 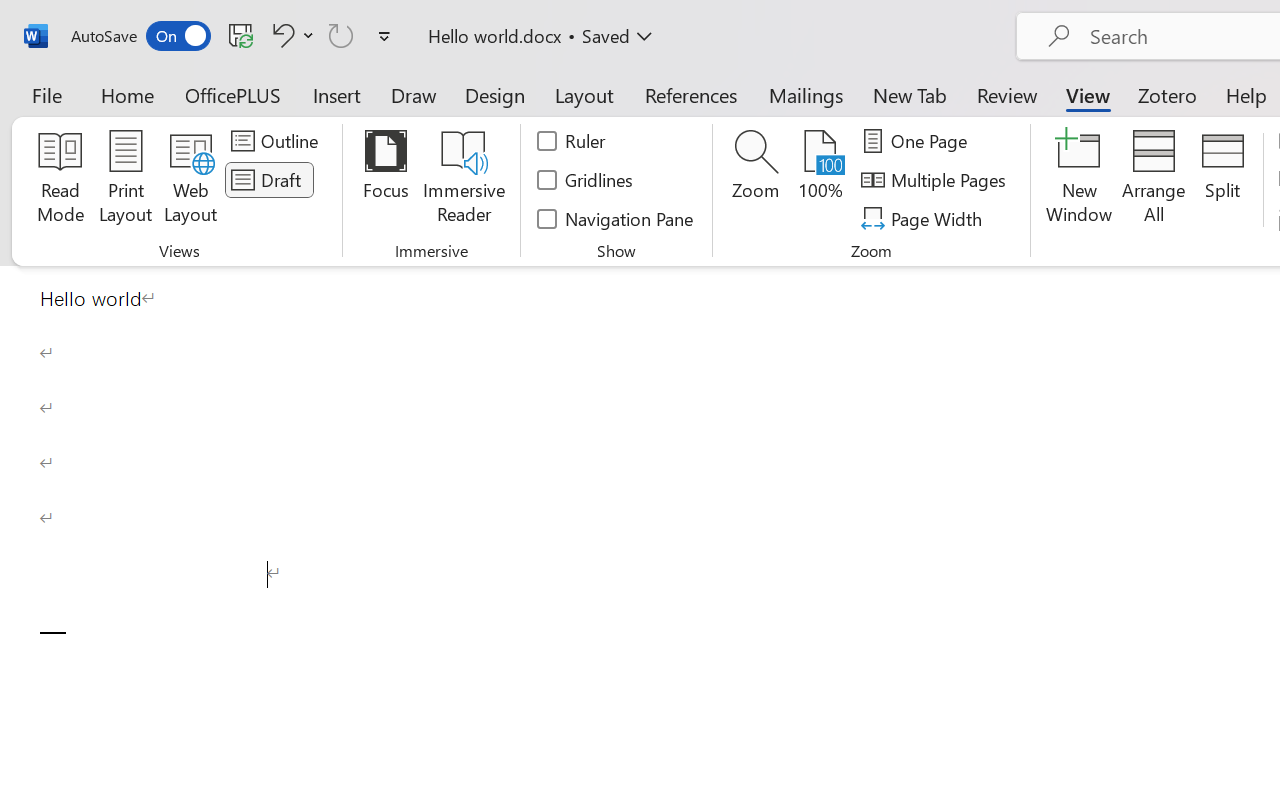 What do you see at coordinates (495, 94) in the screenshot?
I see `'Design'` at bounding box center [495, 94].